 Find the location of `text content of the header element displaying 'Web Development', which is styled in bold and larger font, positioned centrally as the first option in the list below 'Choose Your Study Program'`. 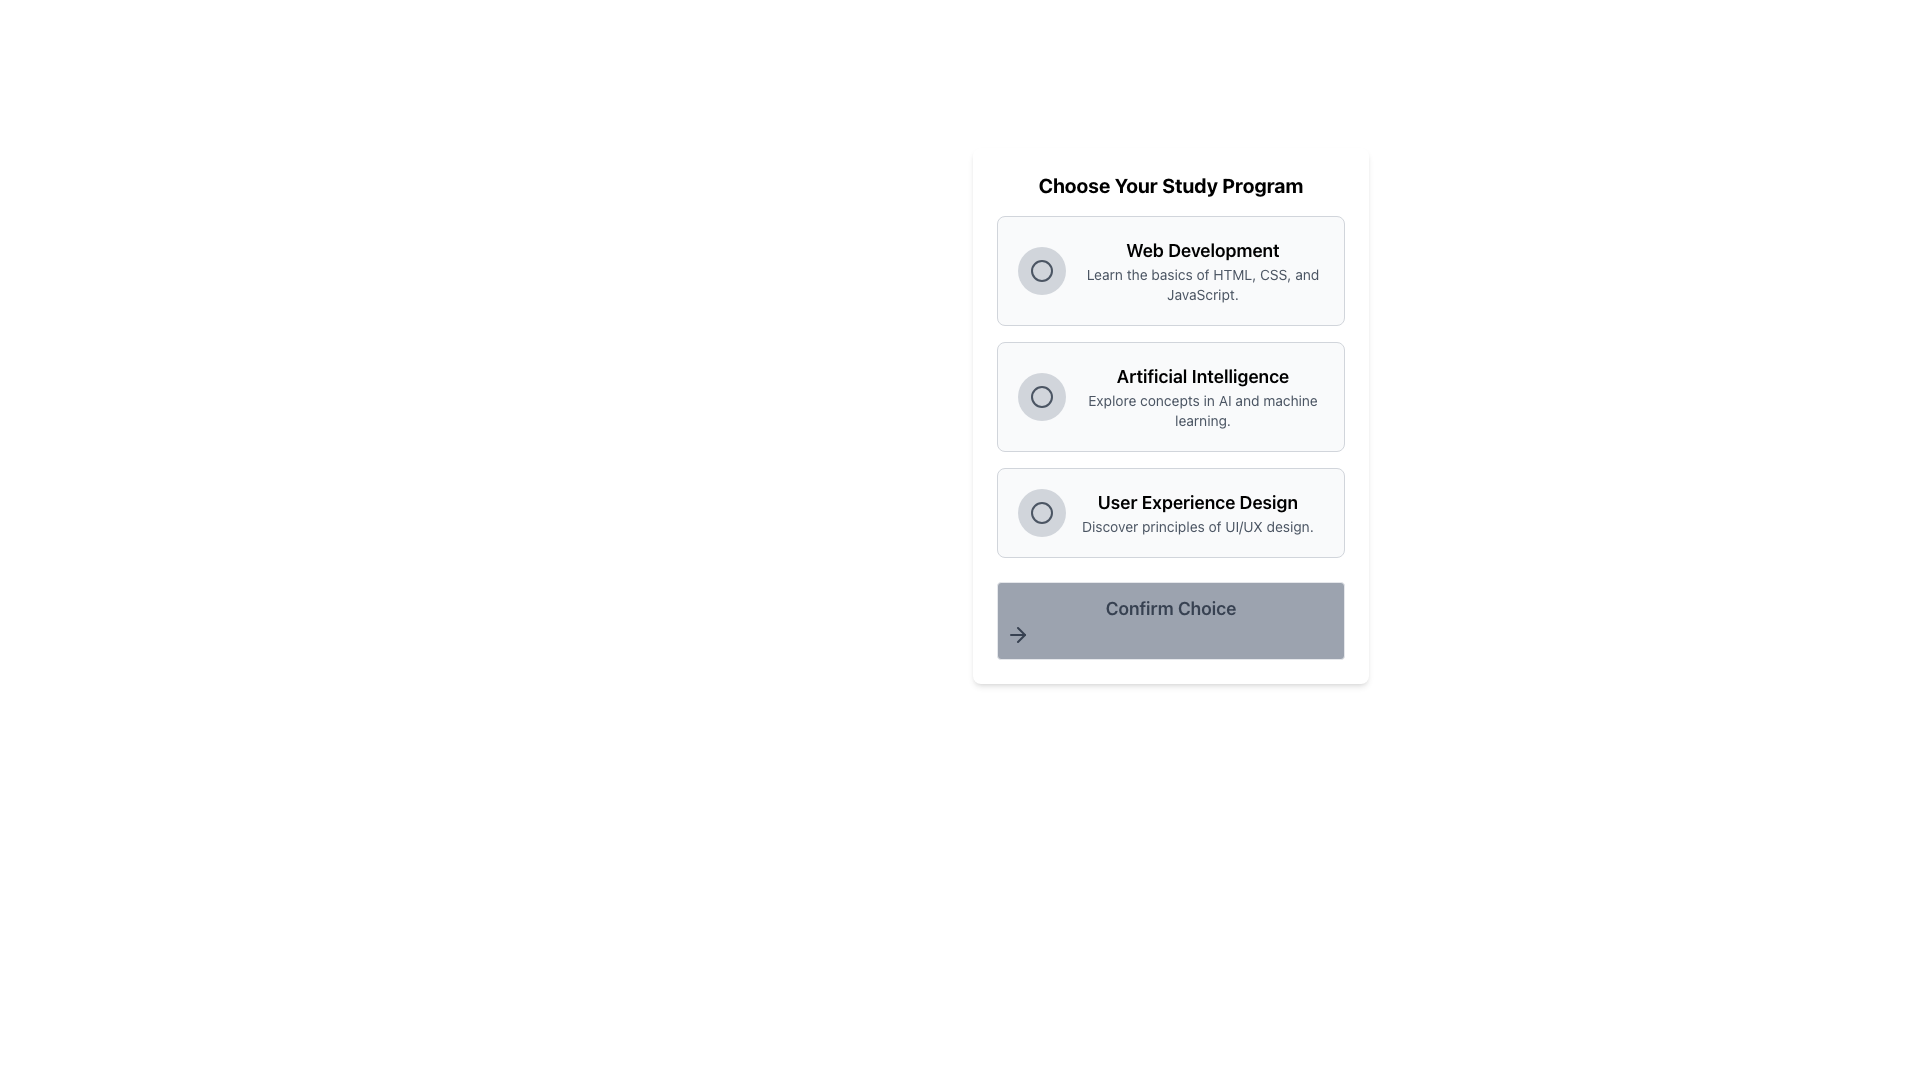

text content of the header element displaying 'Web Development', which is styled in bold and larger font, positioned centrally as the first option in the list below 'Choose Your Study Program' is located at coordinates (1202, 249).